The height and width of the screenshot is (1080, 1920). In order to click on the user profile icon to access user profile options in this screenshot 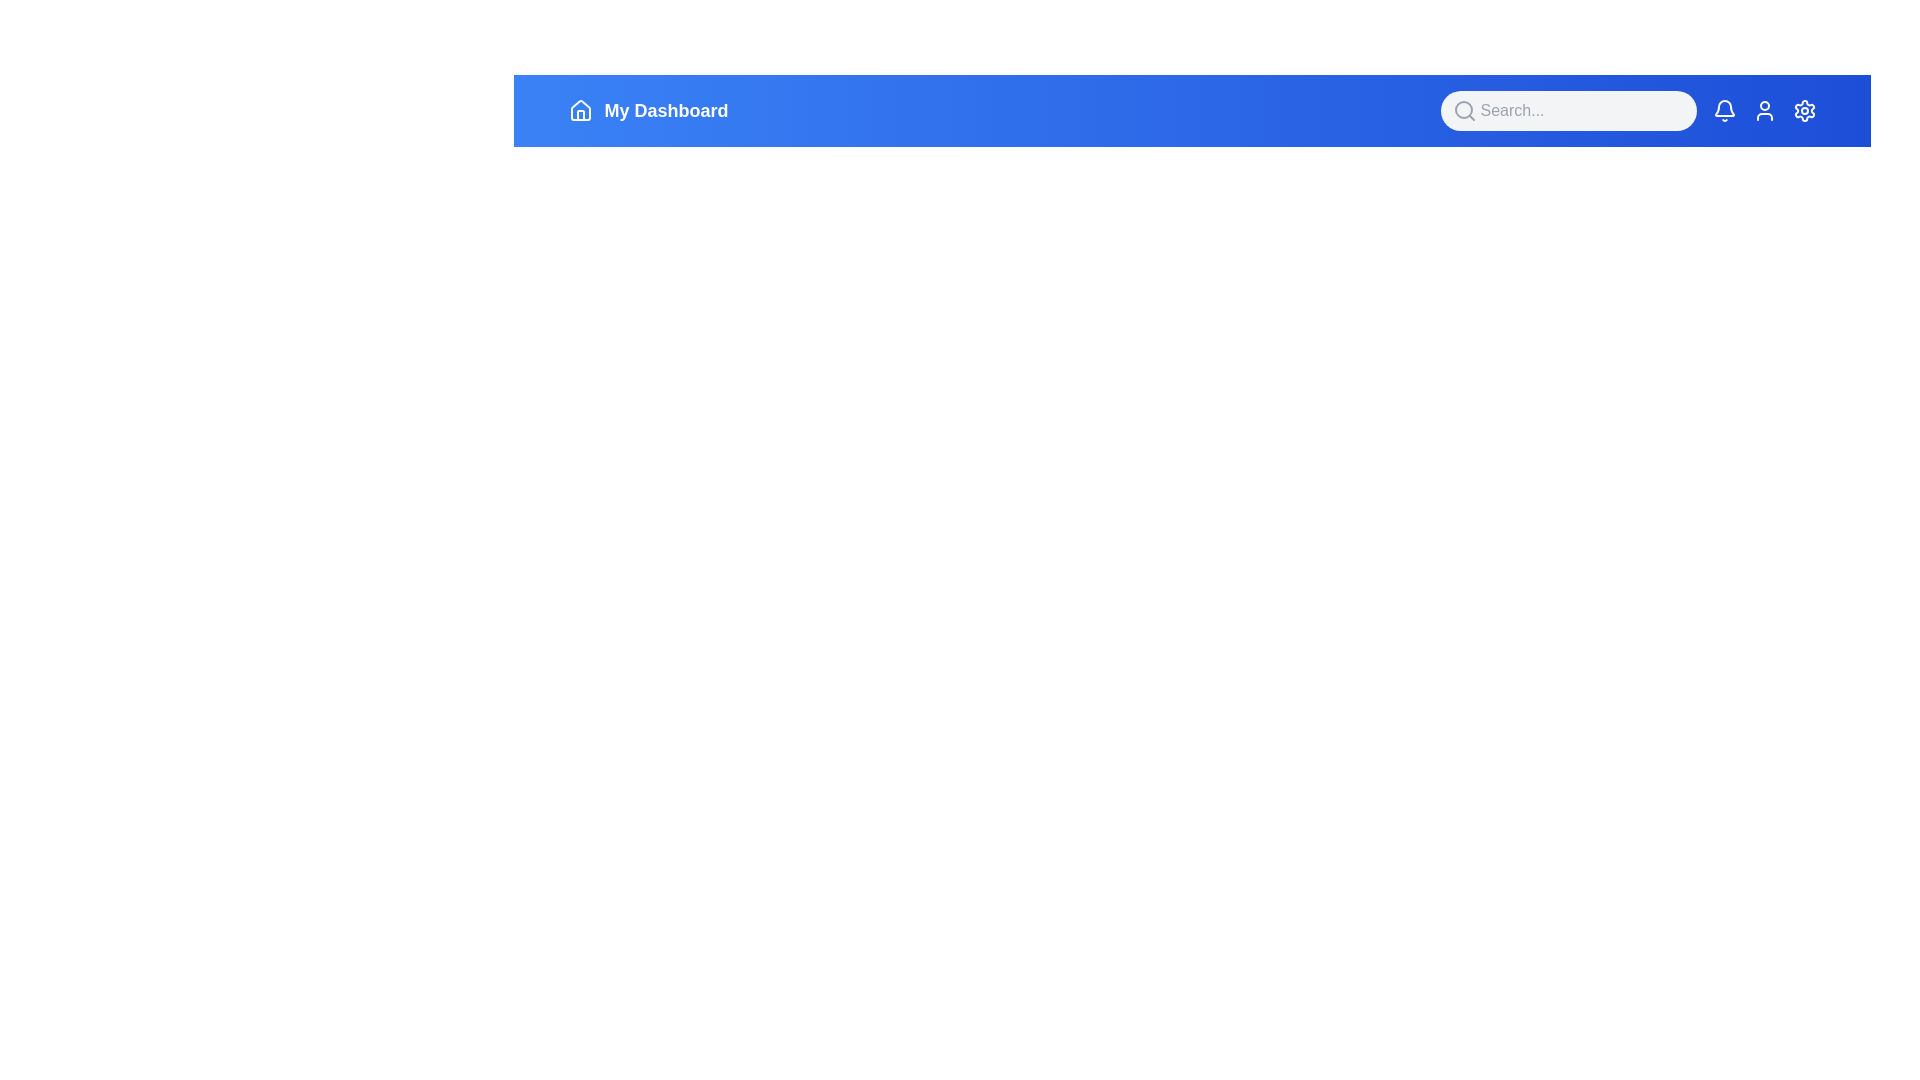, I will do `click(1764, 111)`.